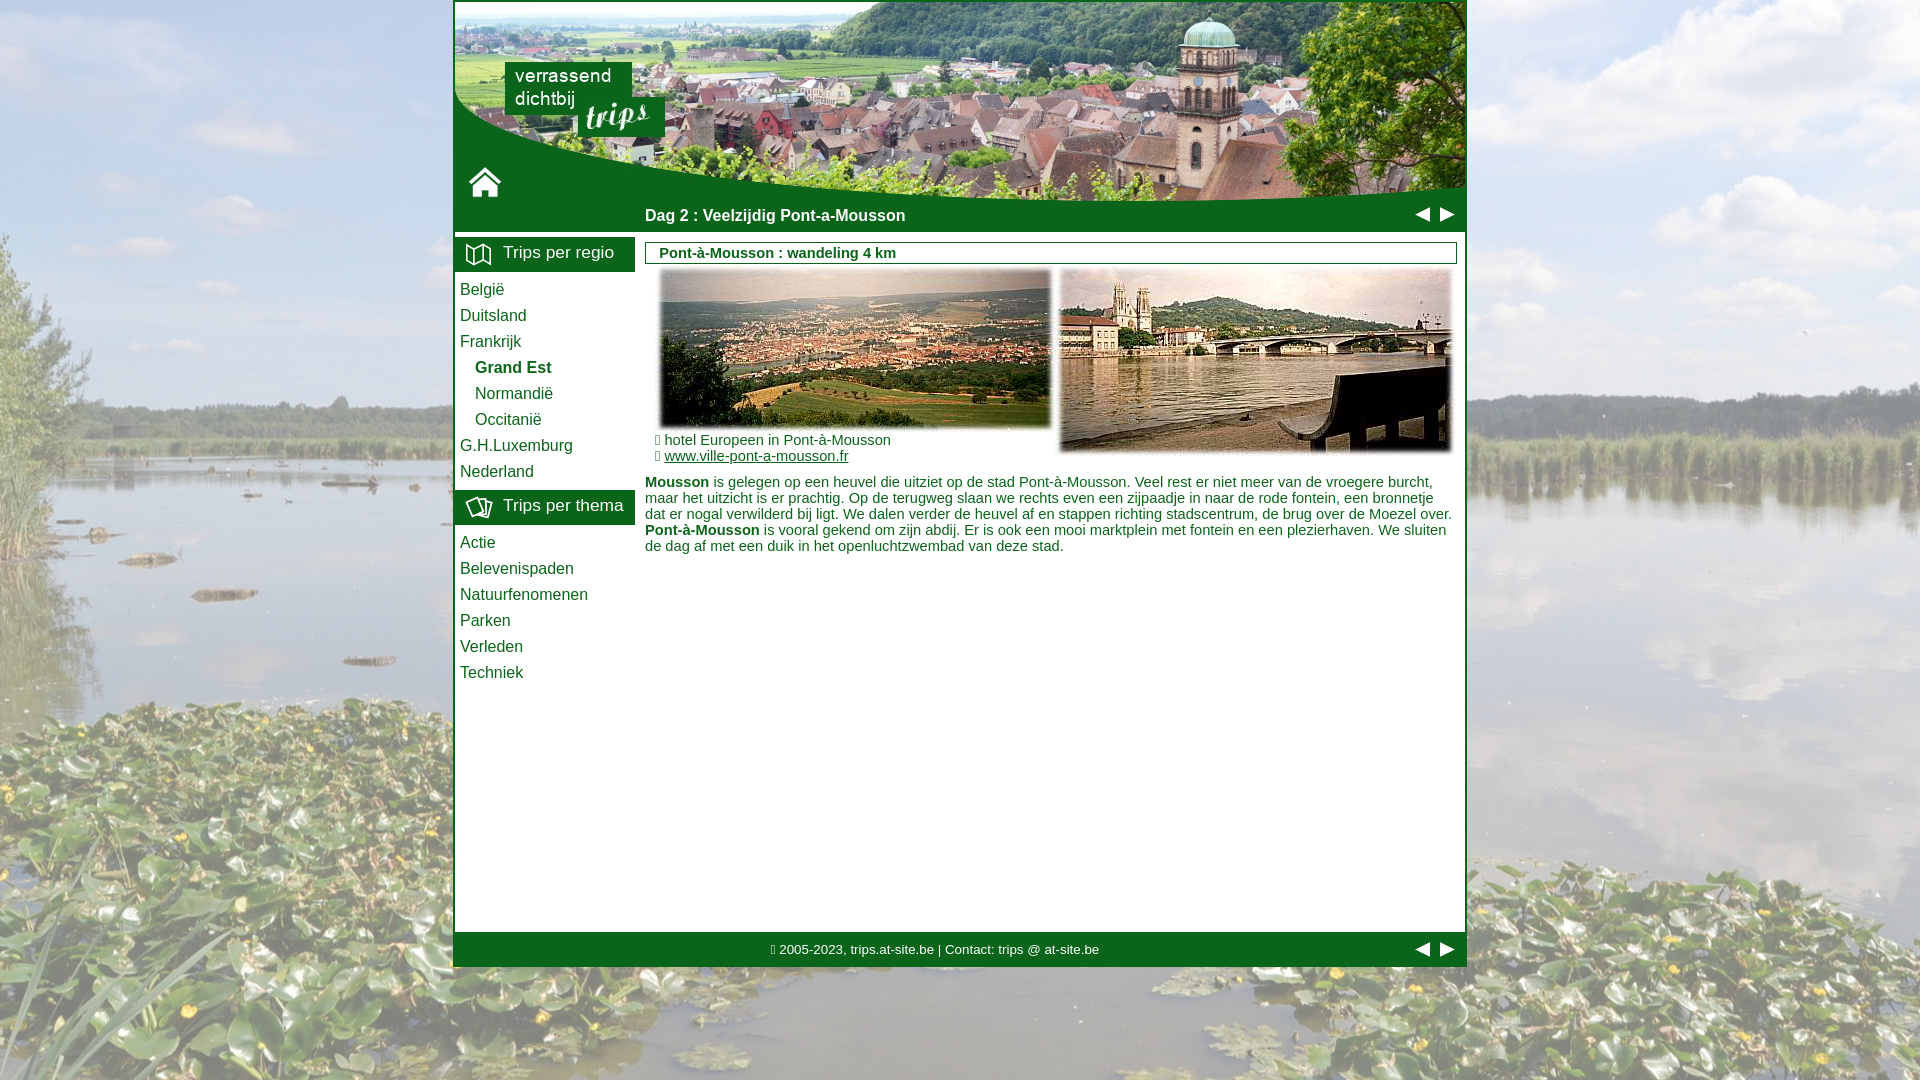 This screenshot has width=1920, height=1080. Describe the element at coordinates (545, 471) in the screenshot. I see `'Nederland'` at that location.